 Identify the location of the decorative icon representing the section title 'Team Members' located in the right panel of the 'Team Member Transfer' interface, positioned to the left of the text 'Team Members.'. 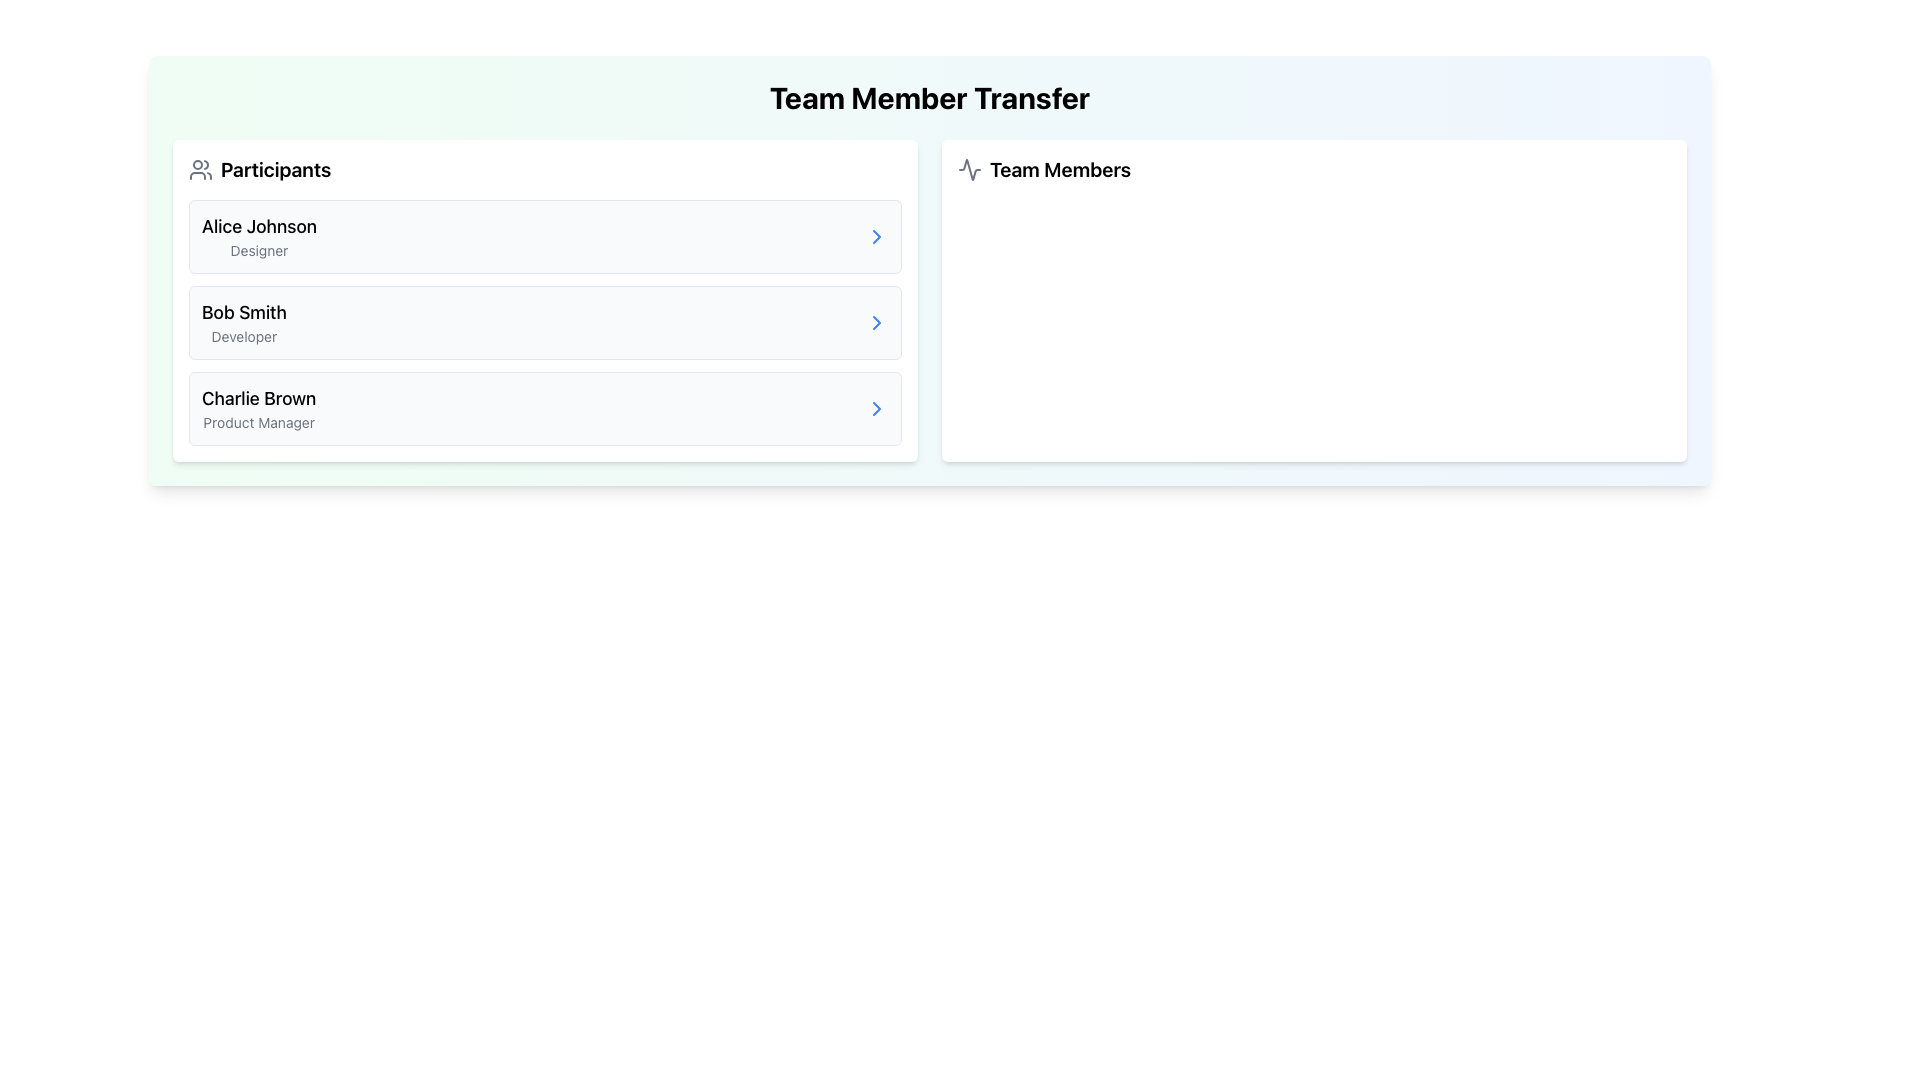
(969, 168).